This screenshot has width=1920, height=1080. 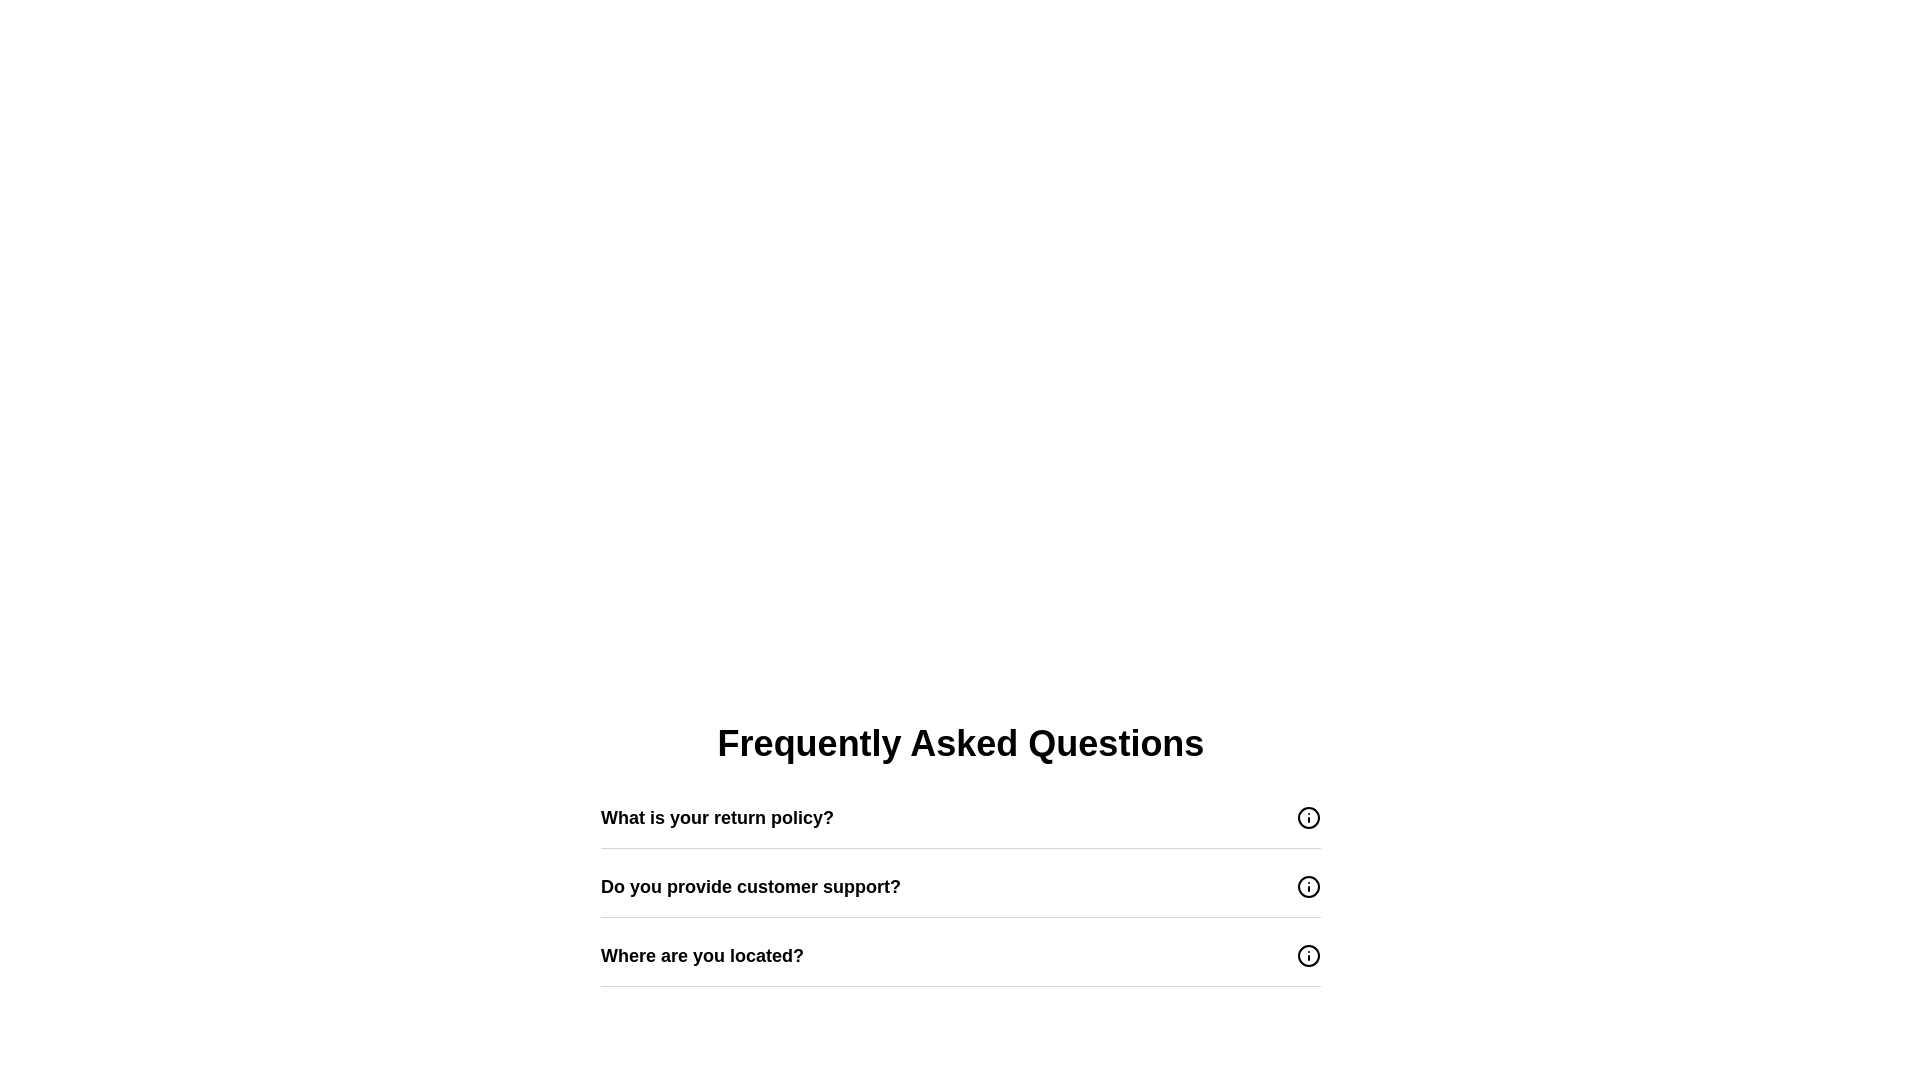 I want to click on the first FAQ item in the Frequently Asked Questions section, so click(x=960, y=817).